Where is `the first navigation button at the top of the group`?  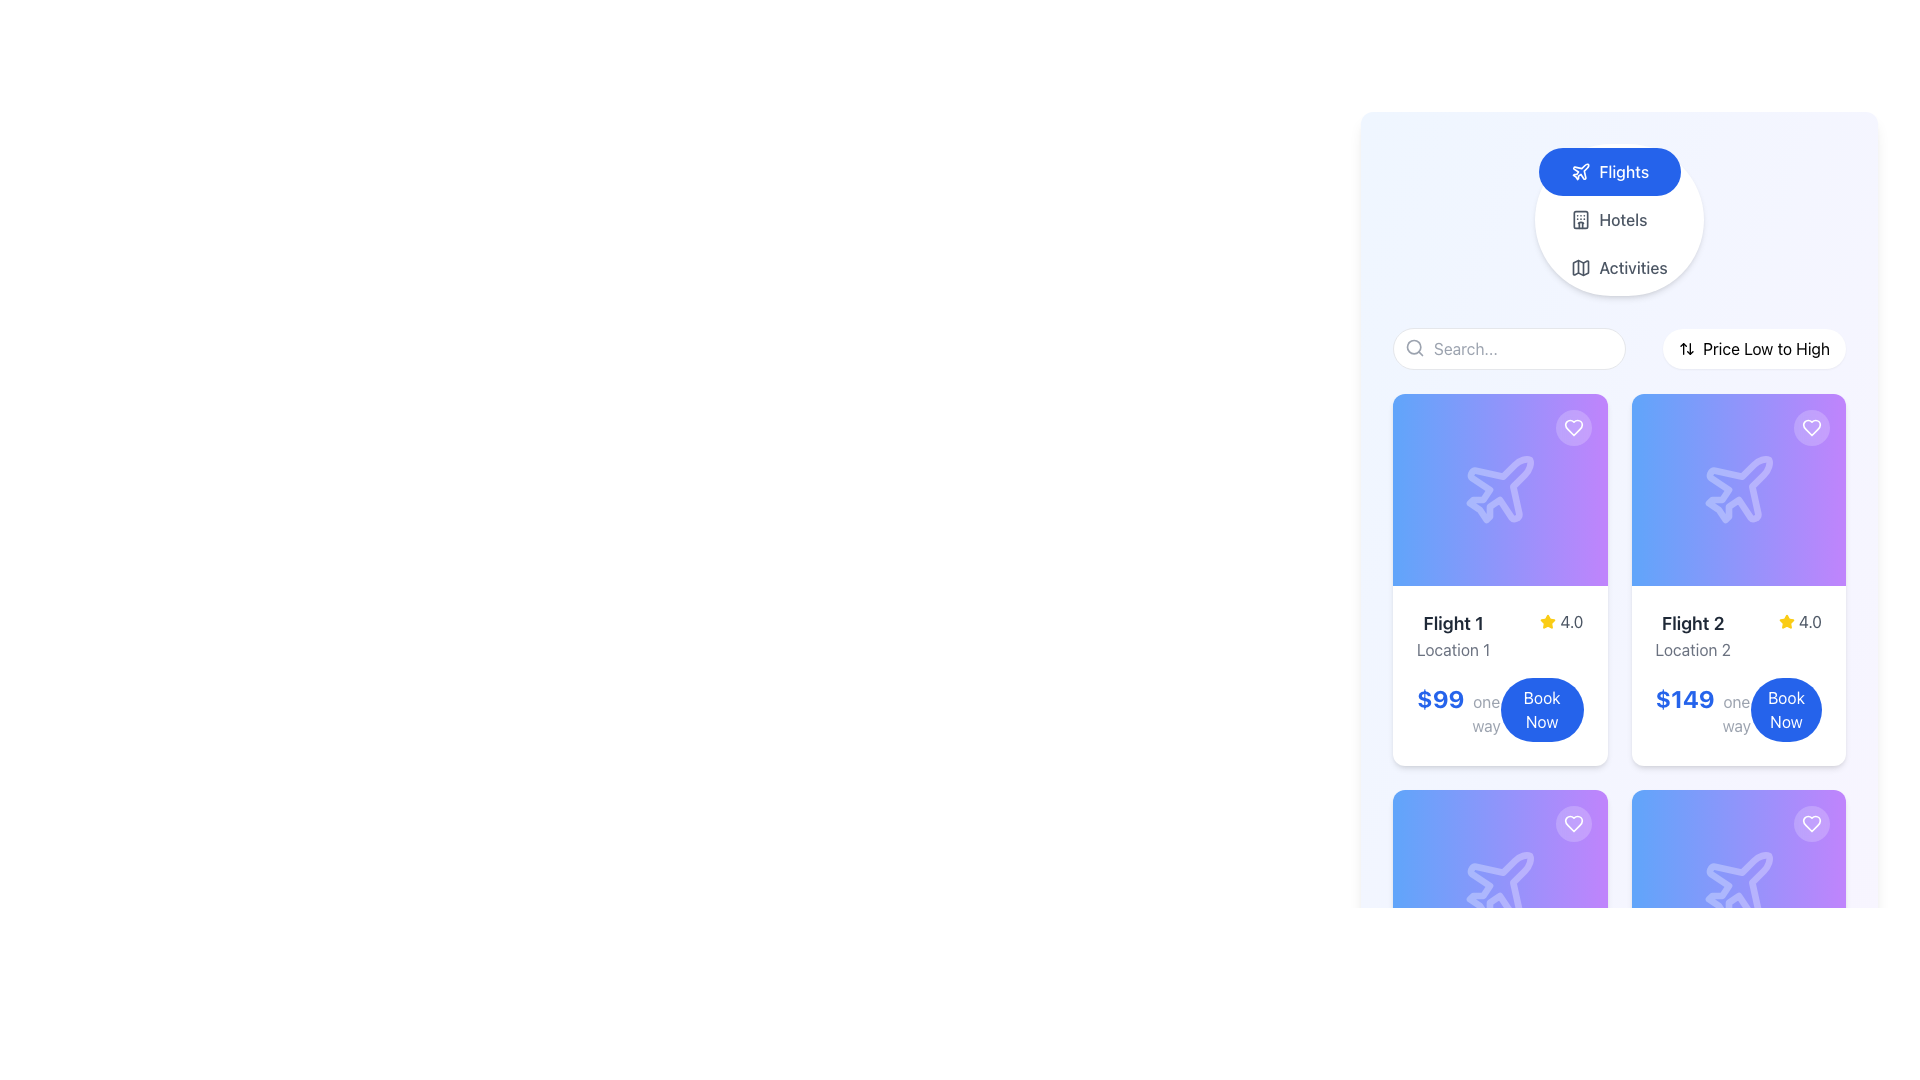
the first navigation button at the top of the group is located at coordinates (1609, 171).